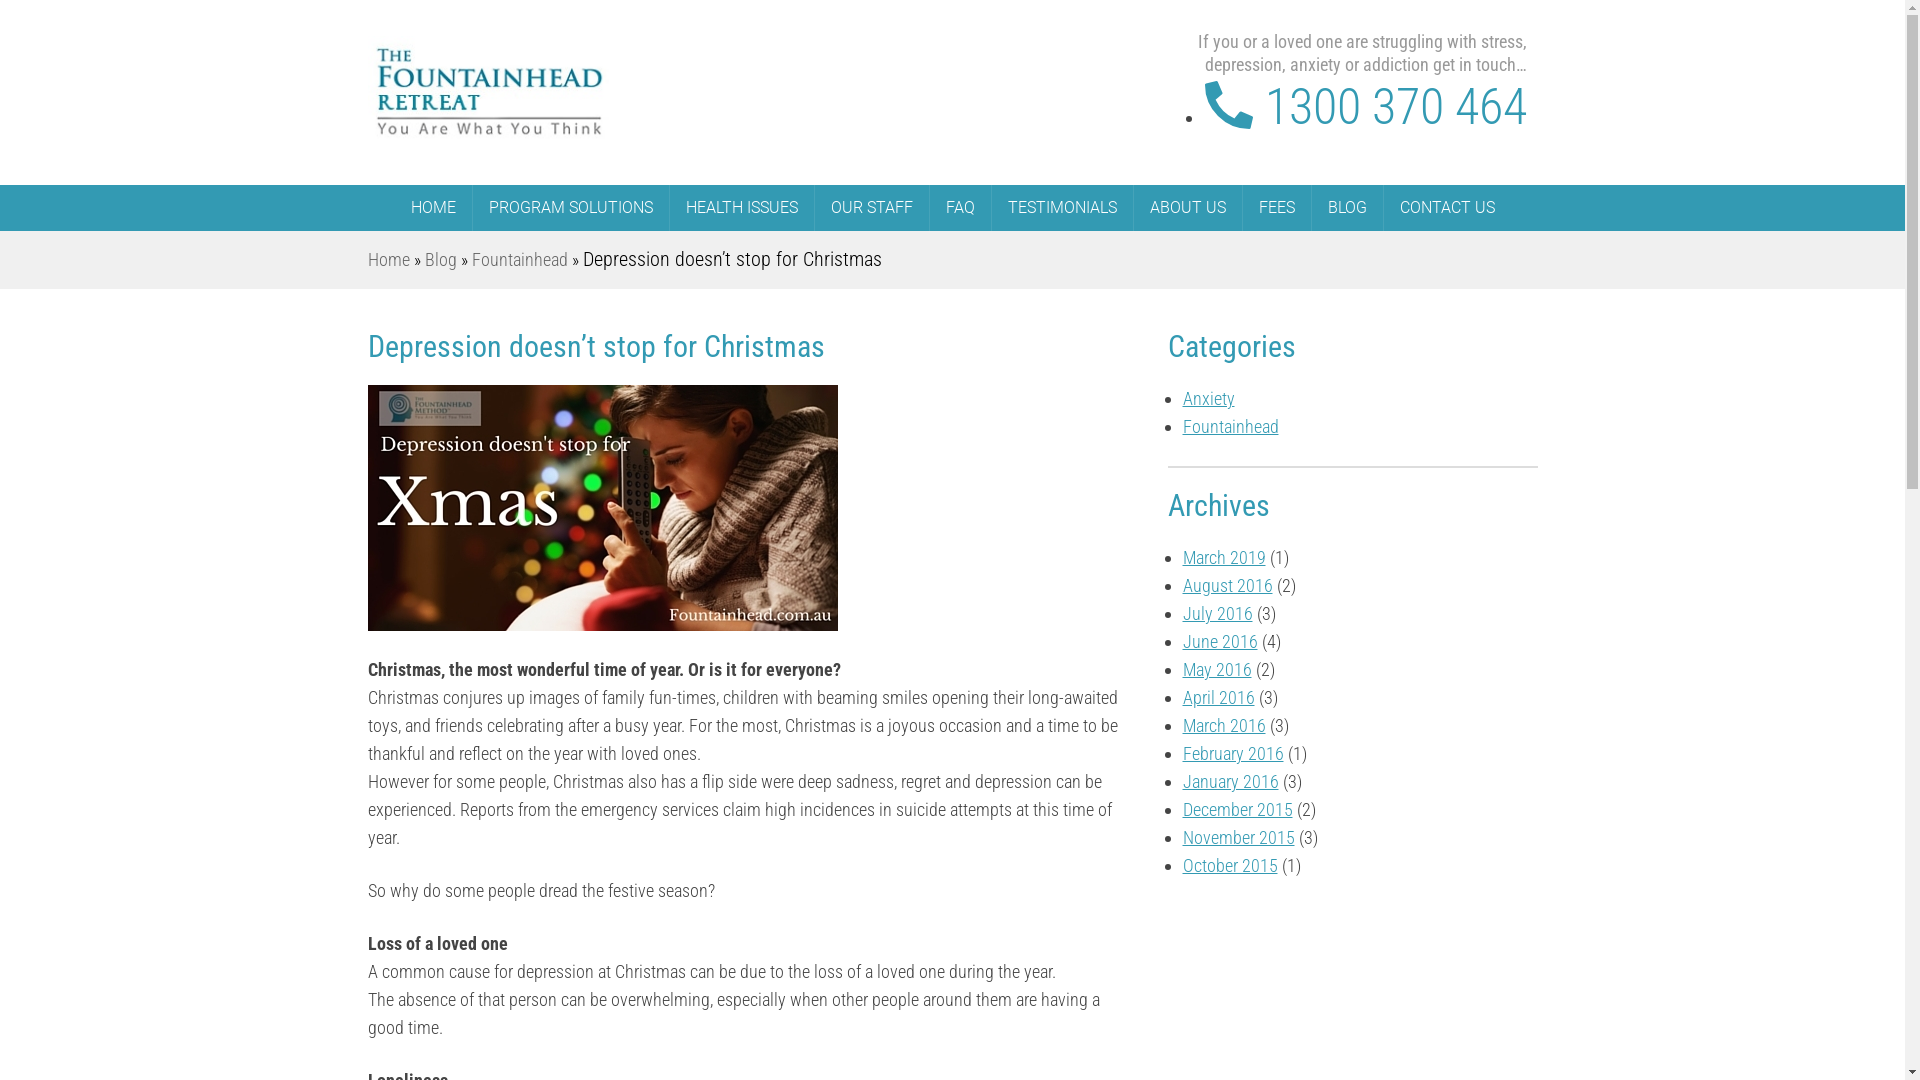 This screenshot has width=1920, height=1080. I want to click on 'Home', so click(388, 258).